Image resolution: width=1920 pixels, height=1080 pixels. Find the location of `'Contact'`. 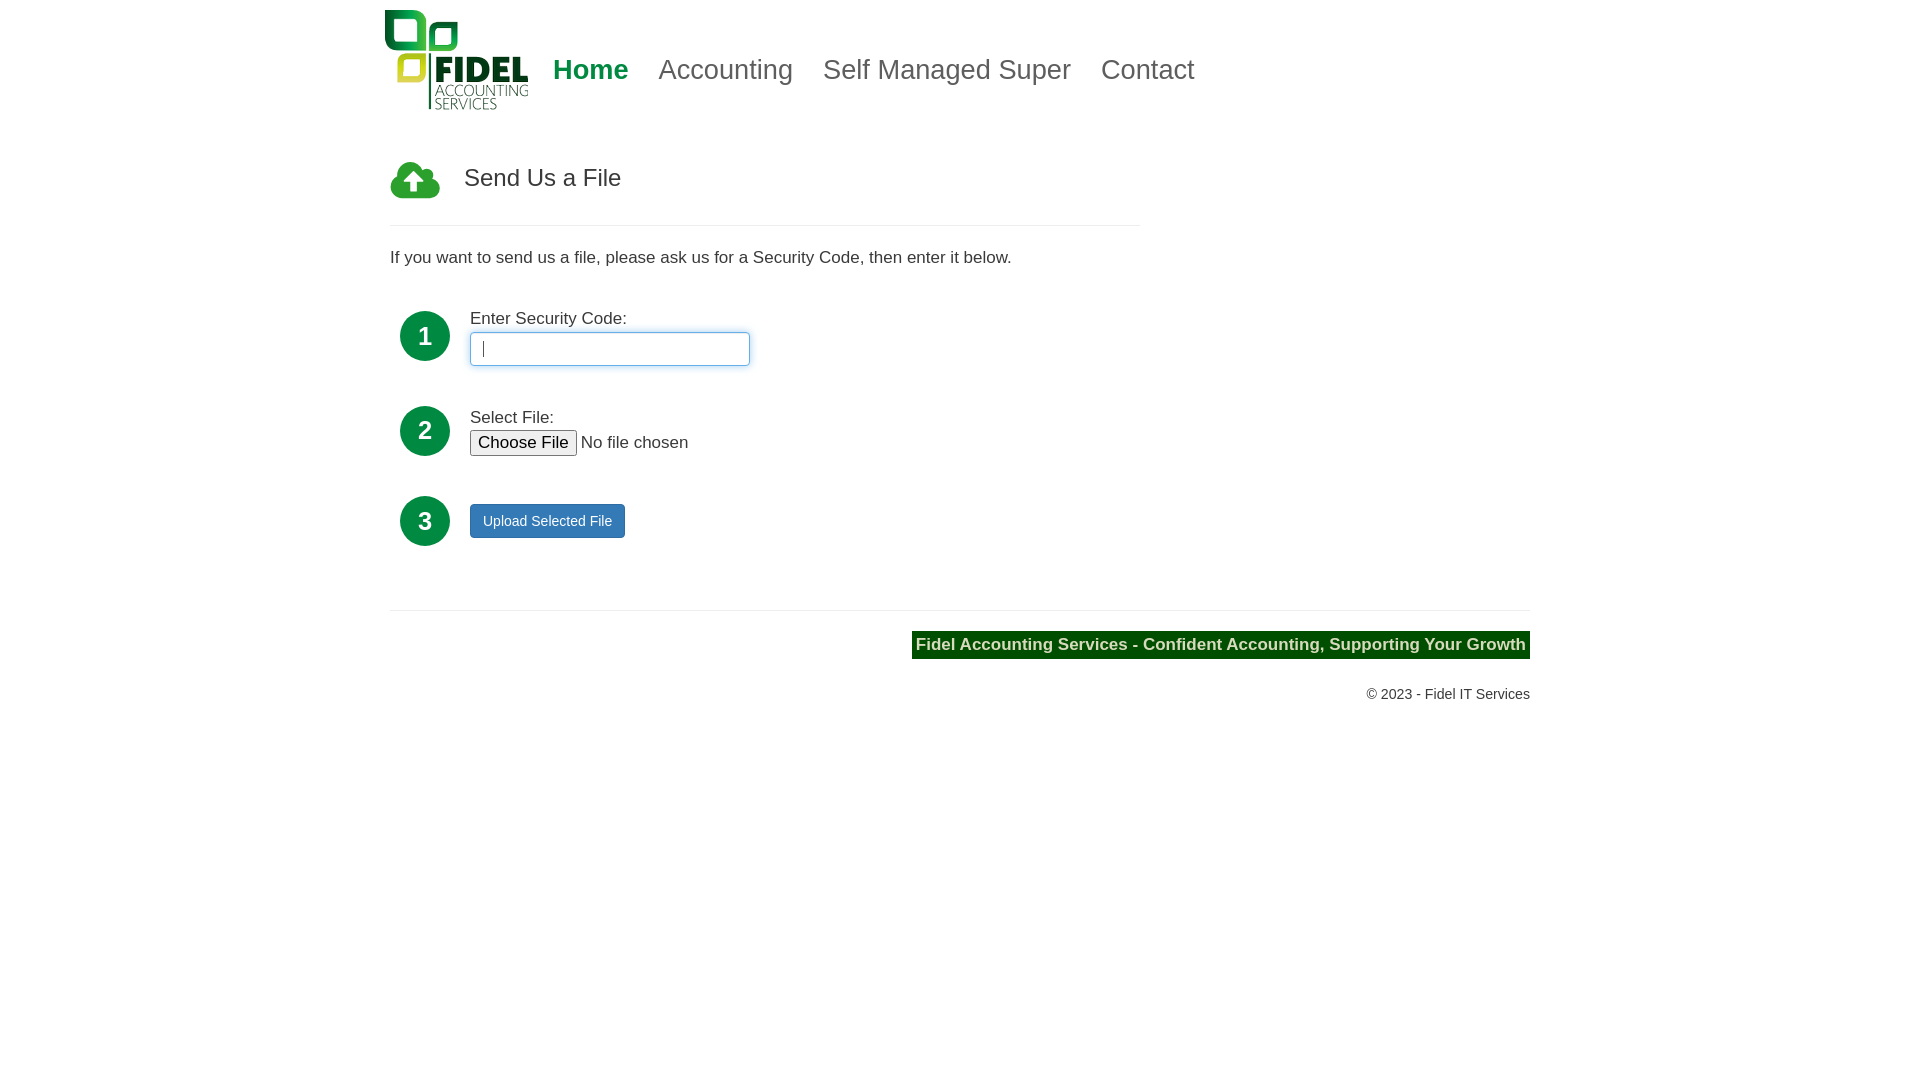

'Contact' is located at coordinates (1147, 68).